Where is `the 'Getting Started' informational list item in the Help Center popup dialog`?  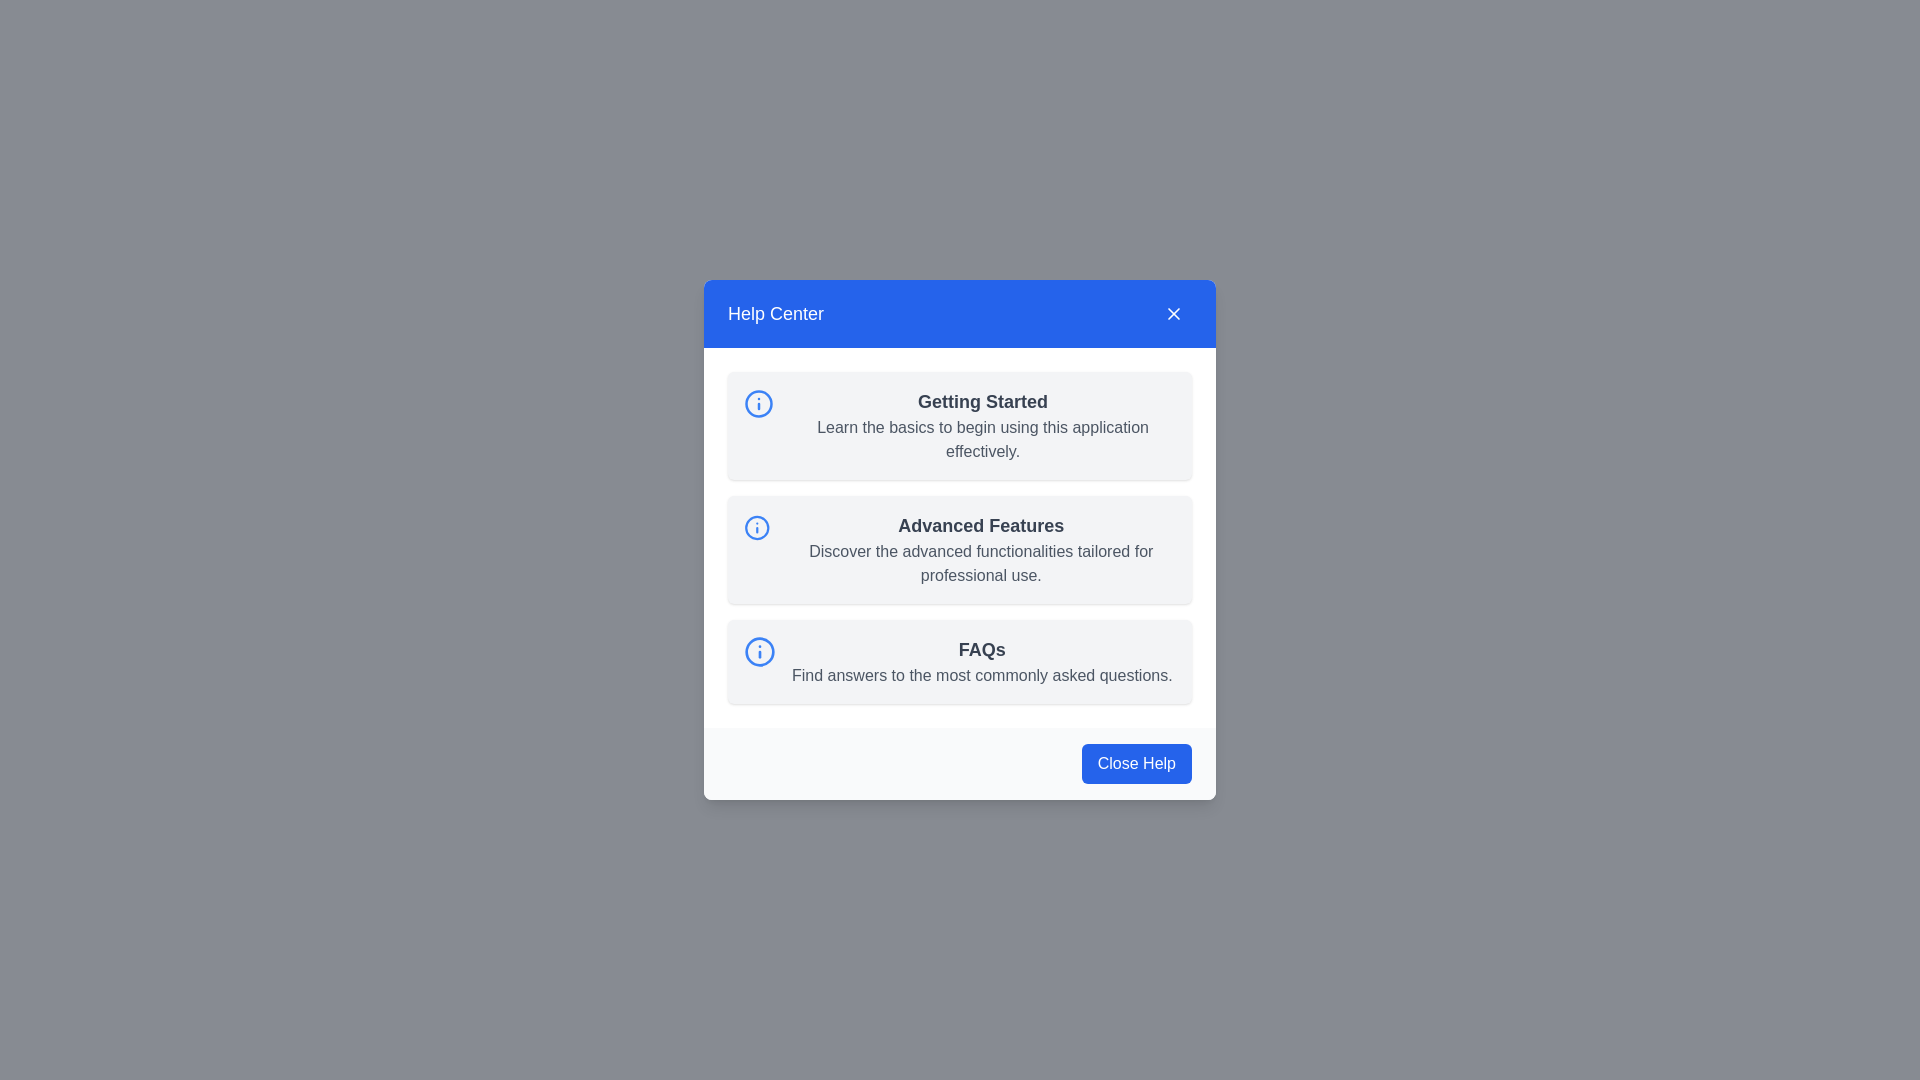 the 'Getting Started' informational list item in the Help Center popup dialog is located at coordinates (960, 424).